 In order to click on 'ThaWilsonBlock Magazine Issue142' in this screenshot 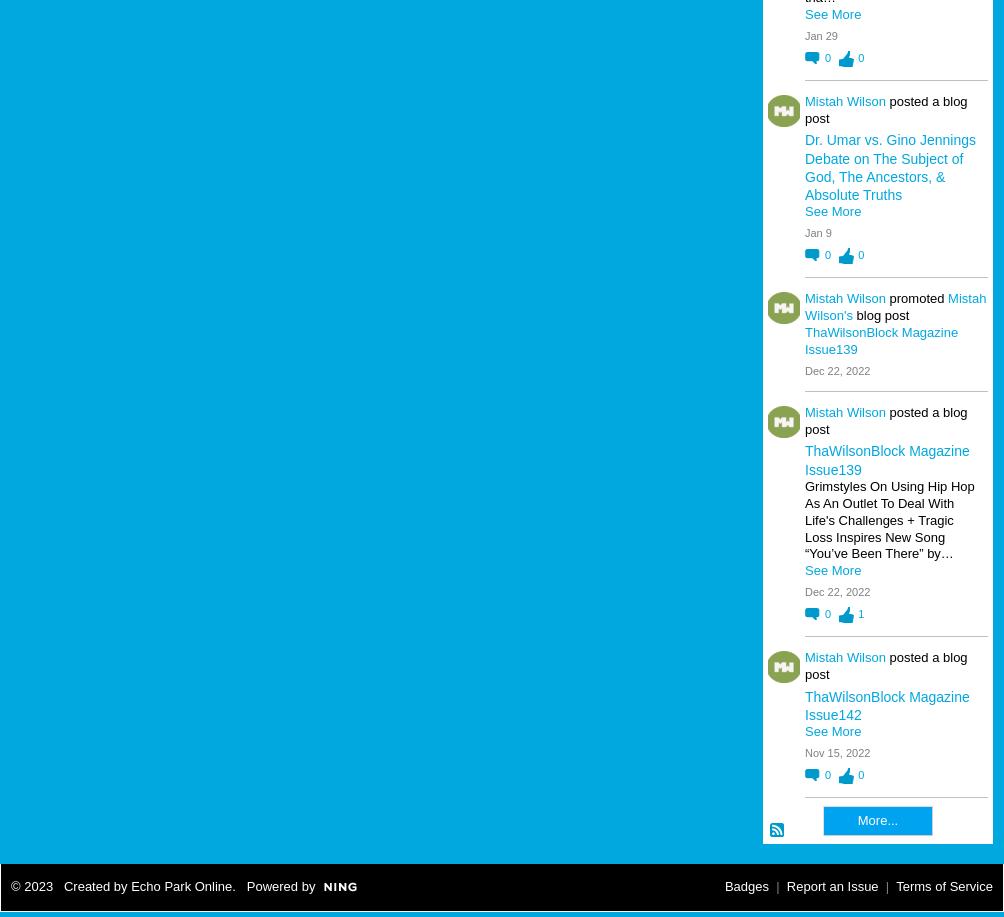, I will do `click(886, 704)`.